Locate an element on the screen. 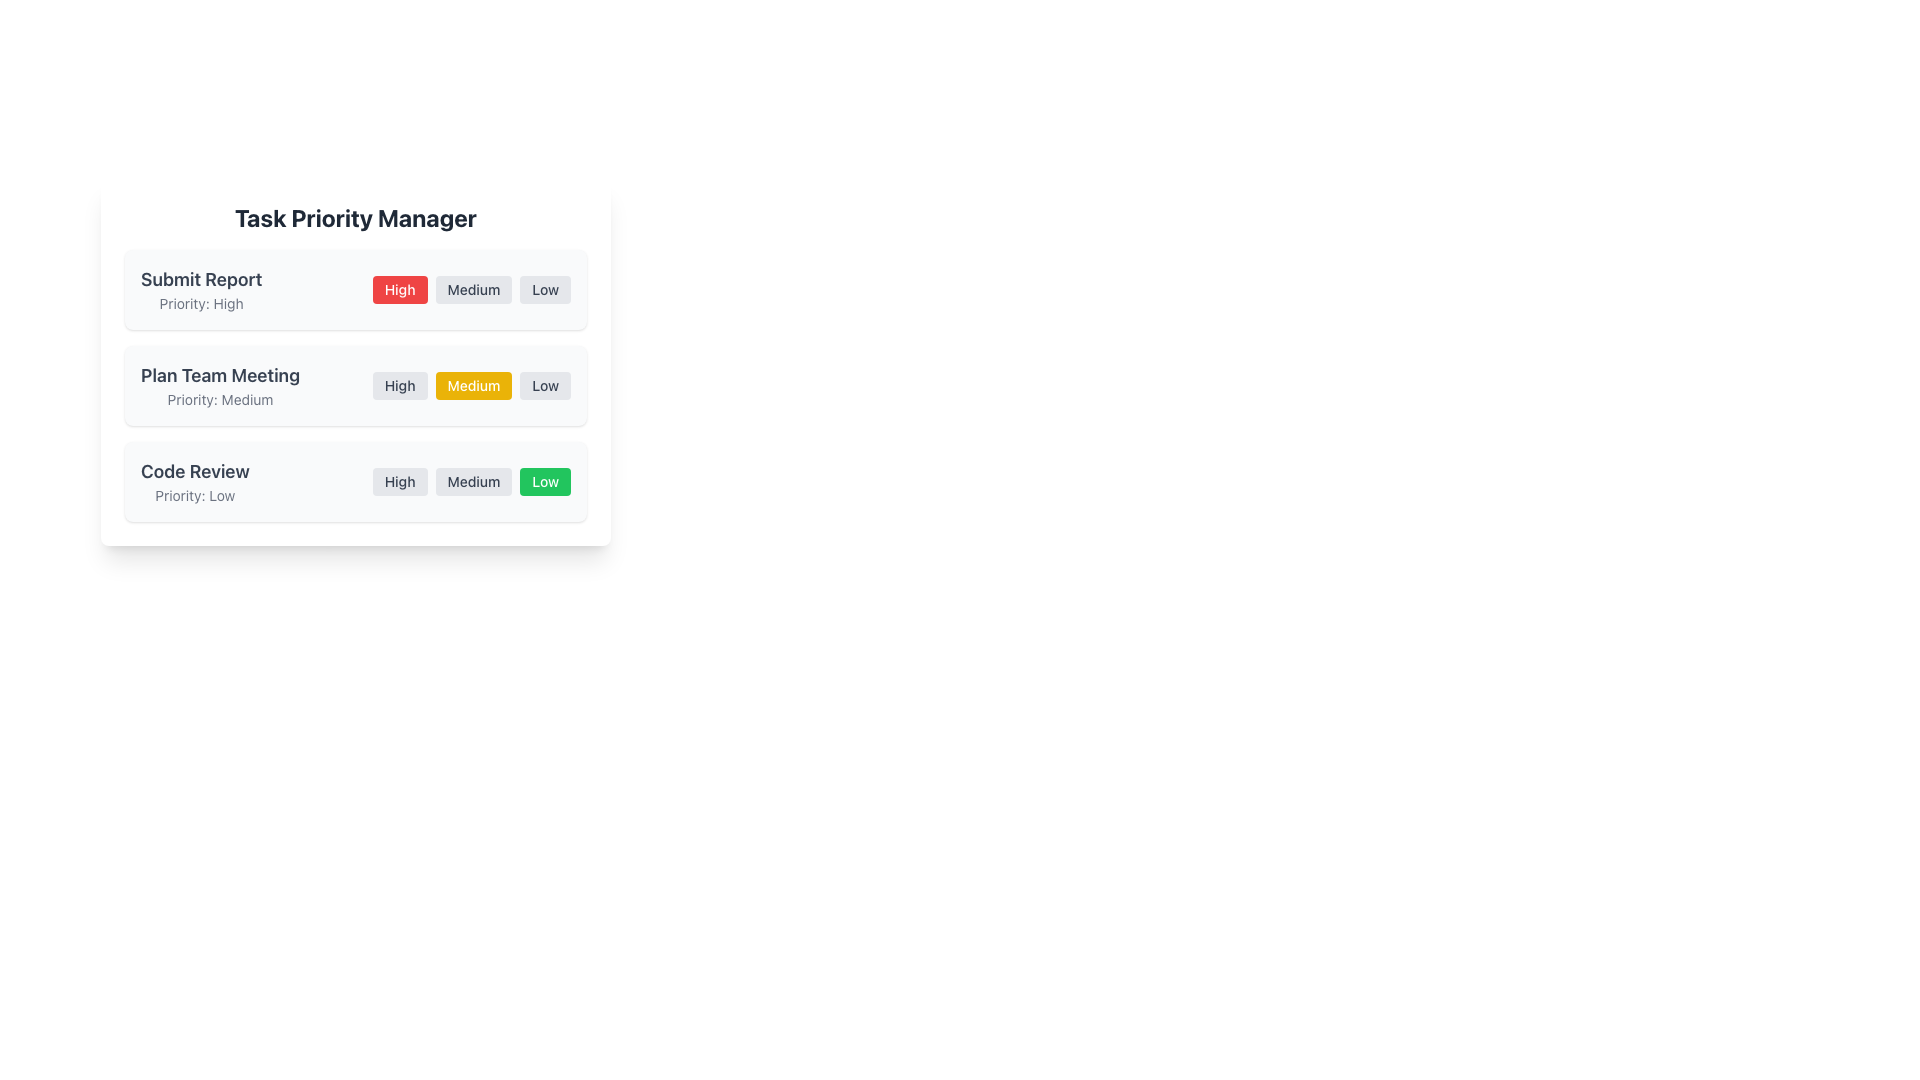  the Text Display element that shows the task name 'Plan Team Meeting' and its priority level 'Medium' in the 'Task Priority Manager' card is located at coordinates (220, 385).